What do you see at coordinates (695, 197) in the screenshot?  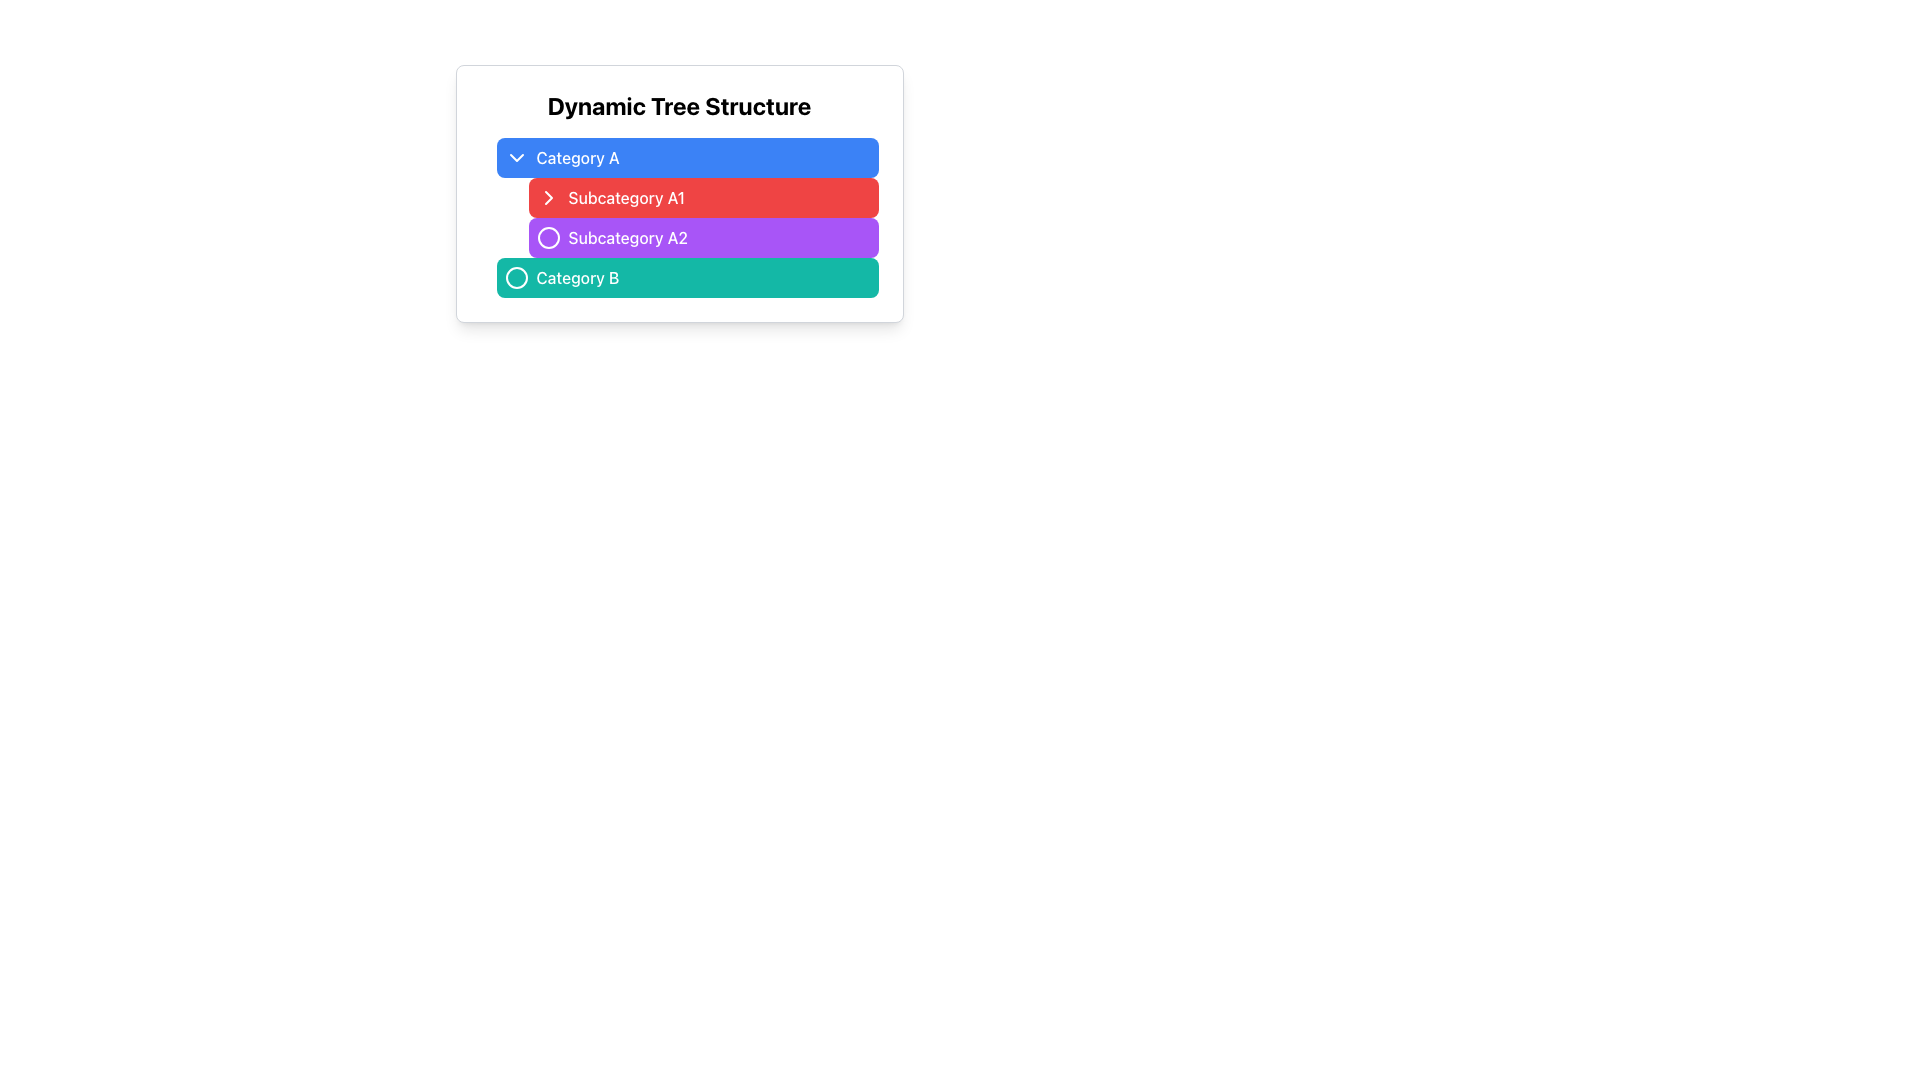 I see `the interactive button located below the 'Category A' blue button and above the 'Subcategory A2' purple button` at bounding box center [695, 197].